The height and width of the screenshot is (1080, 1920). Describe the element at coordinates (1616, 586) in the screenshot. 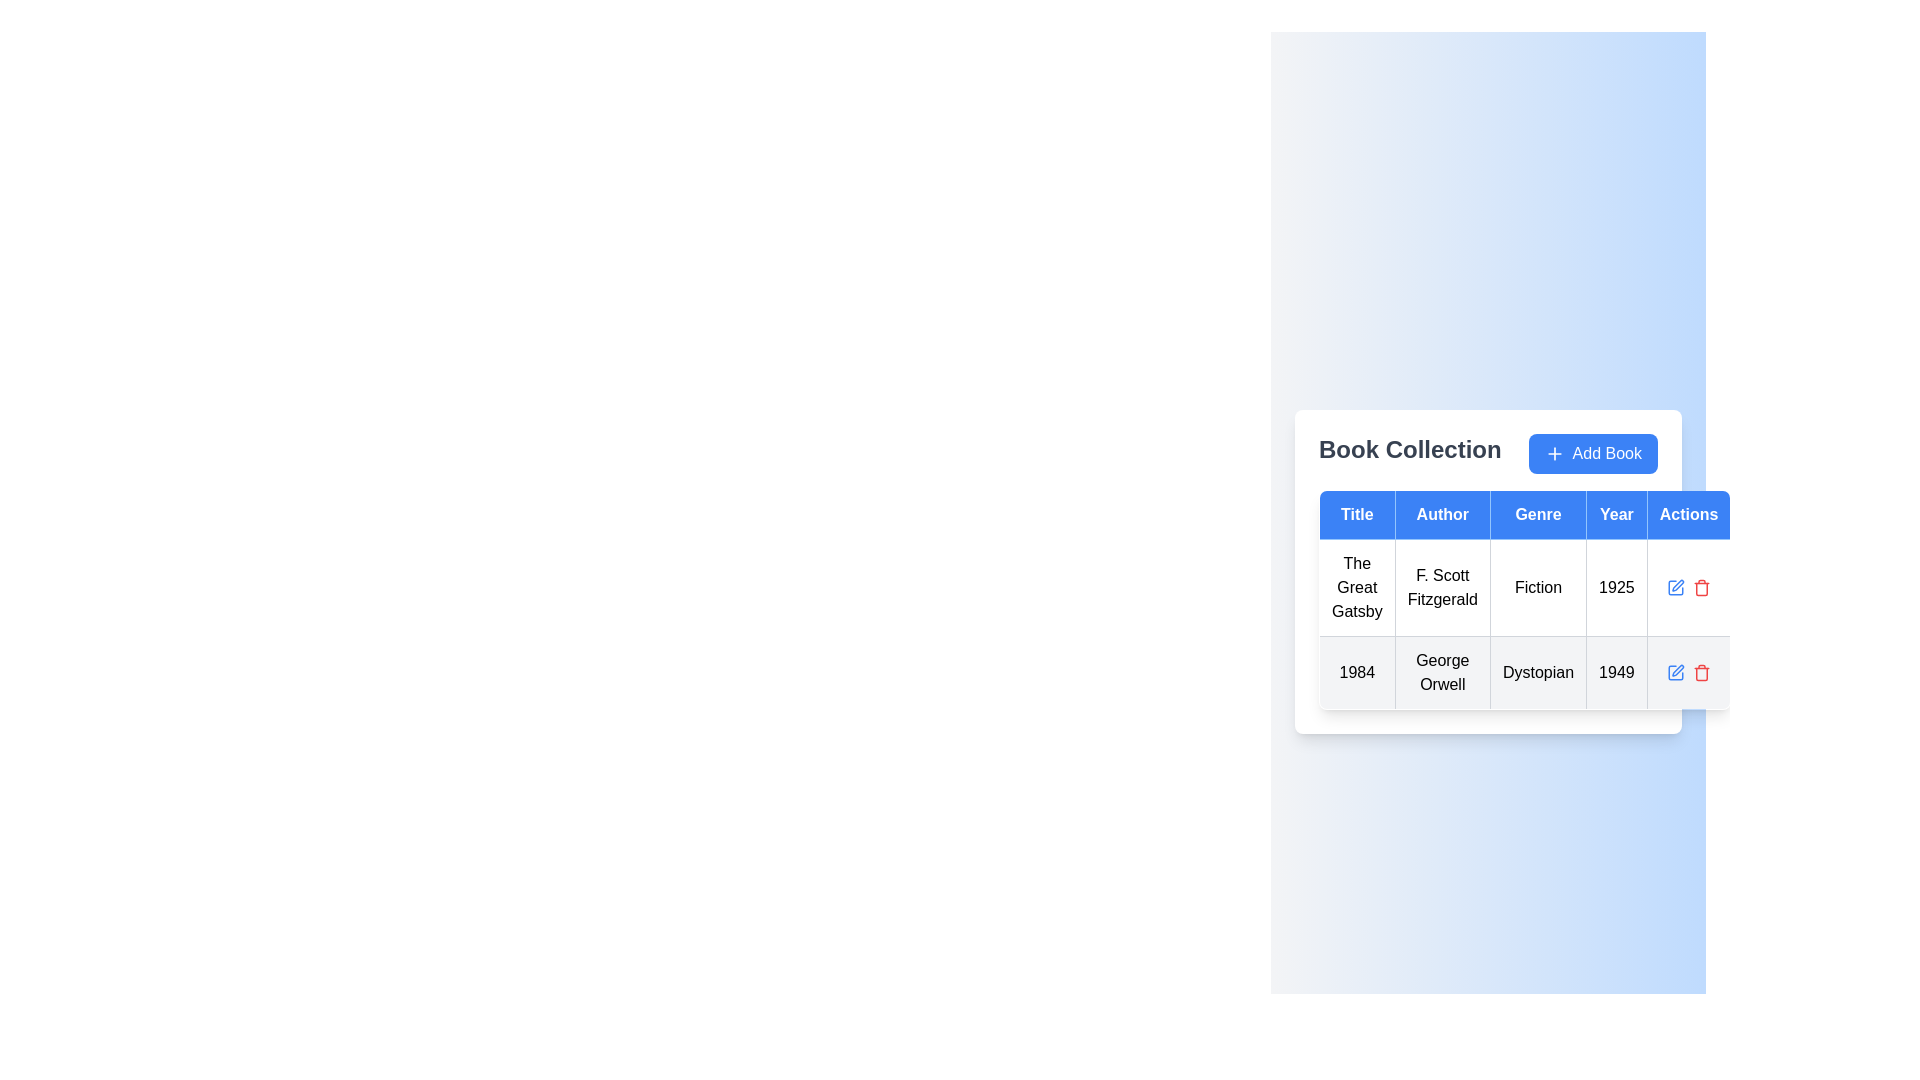

I see `the text display cell showing '1925' in the fourth column labeled 'Year' of the first row in the 'Book Collection' table` at that location.